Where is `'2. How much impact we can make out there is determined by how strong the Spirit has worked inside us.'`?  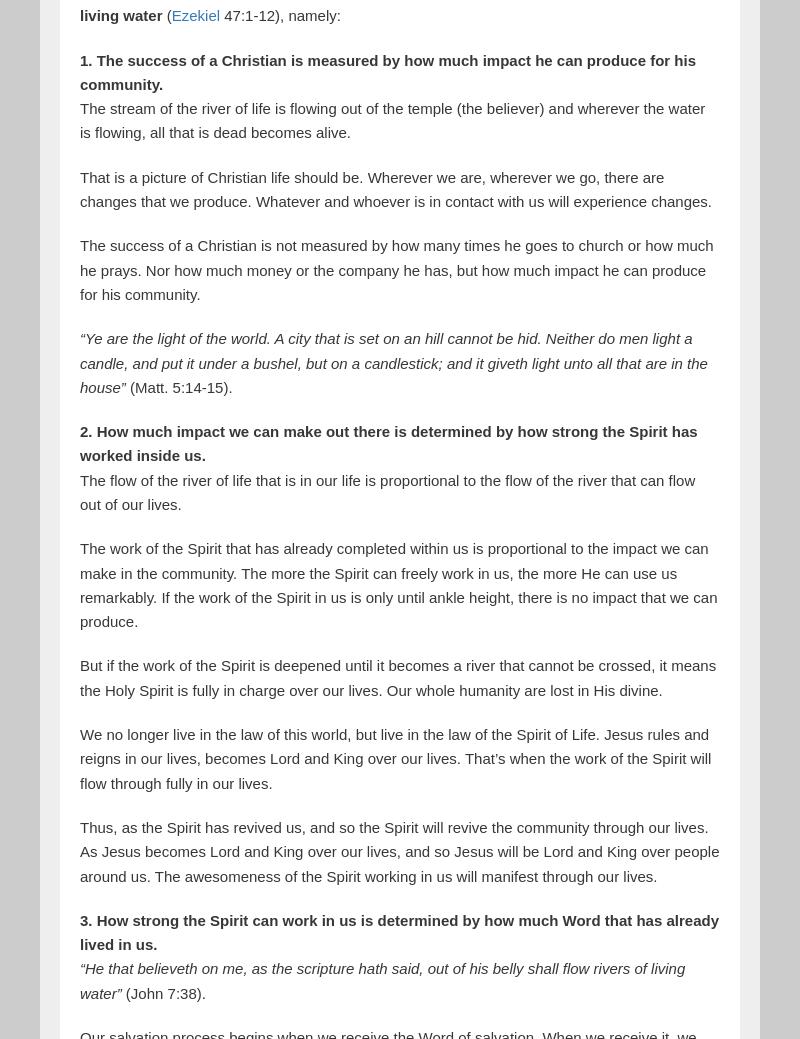
'2. How much impact we can make out there is determined by how strong the Spirit has worked inside us.' is located at coordinates (80, 442).